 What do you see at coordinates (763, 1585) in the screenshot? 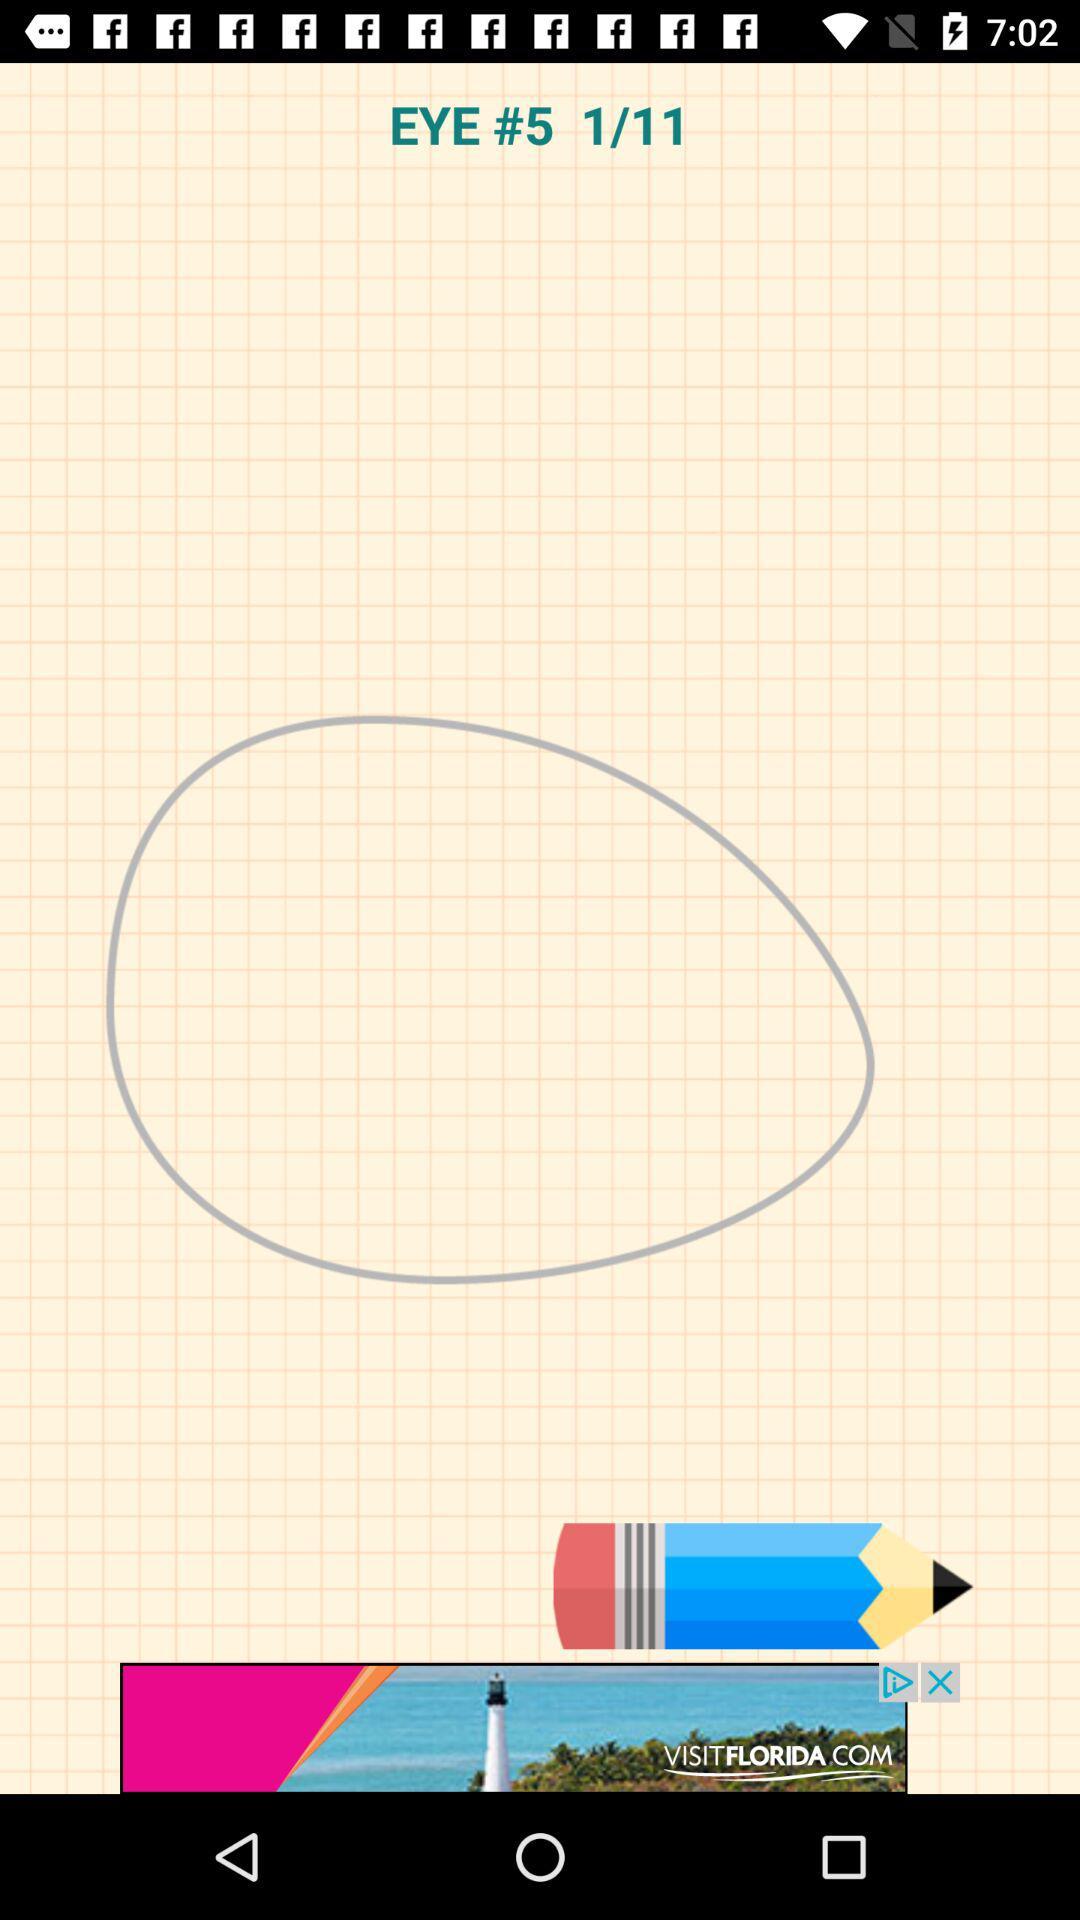
I see `entreating` at bounding box center [763, 1585].